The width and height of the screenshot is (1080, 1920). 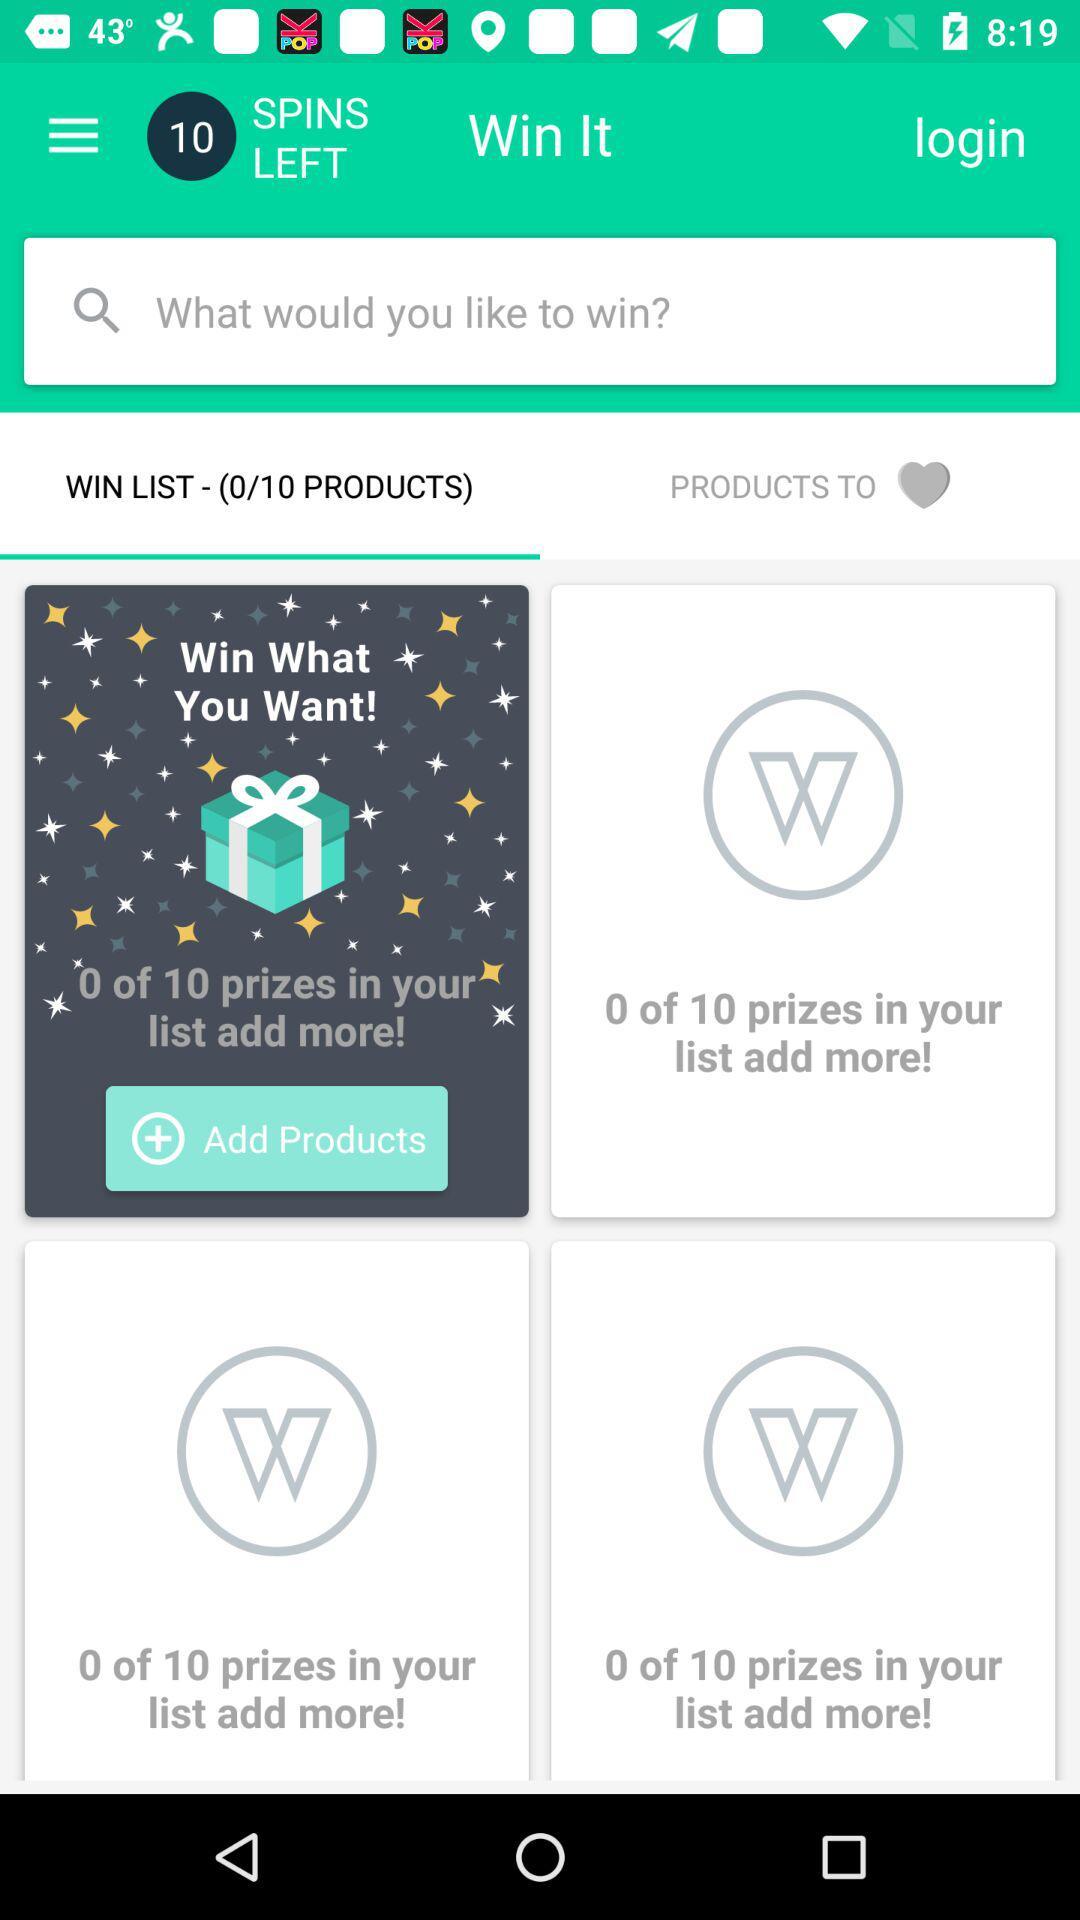 I want to click on the login icon, so click(x=969, y=135).